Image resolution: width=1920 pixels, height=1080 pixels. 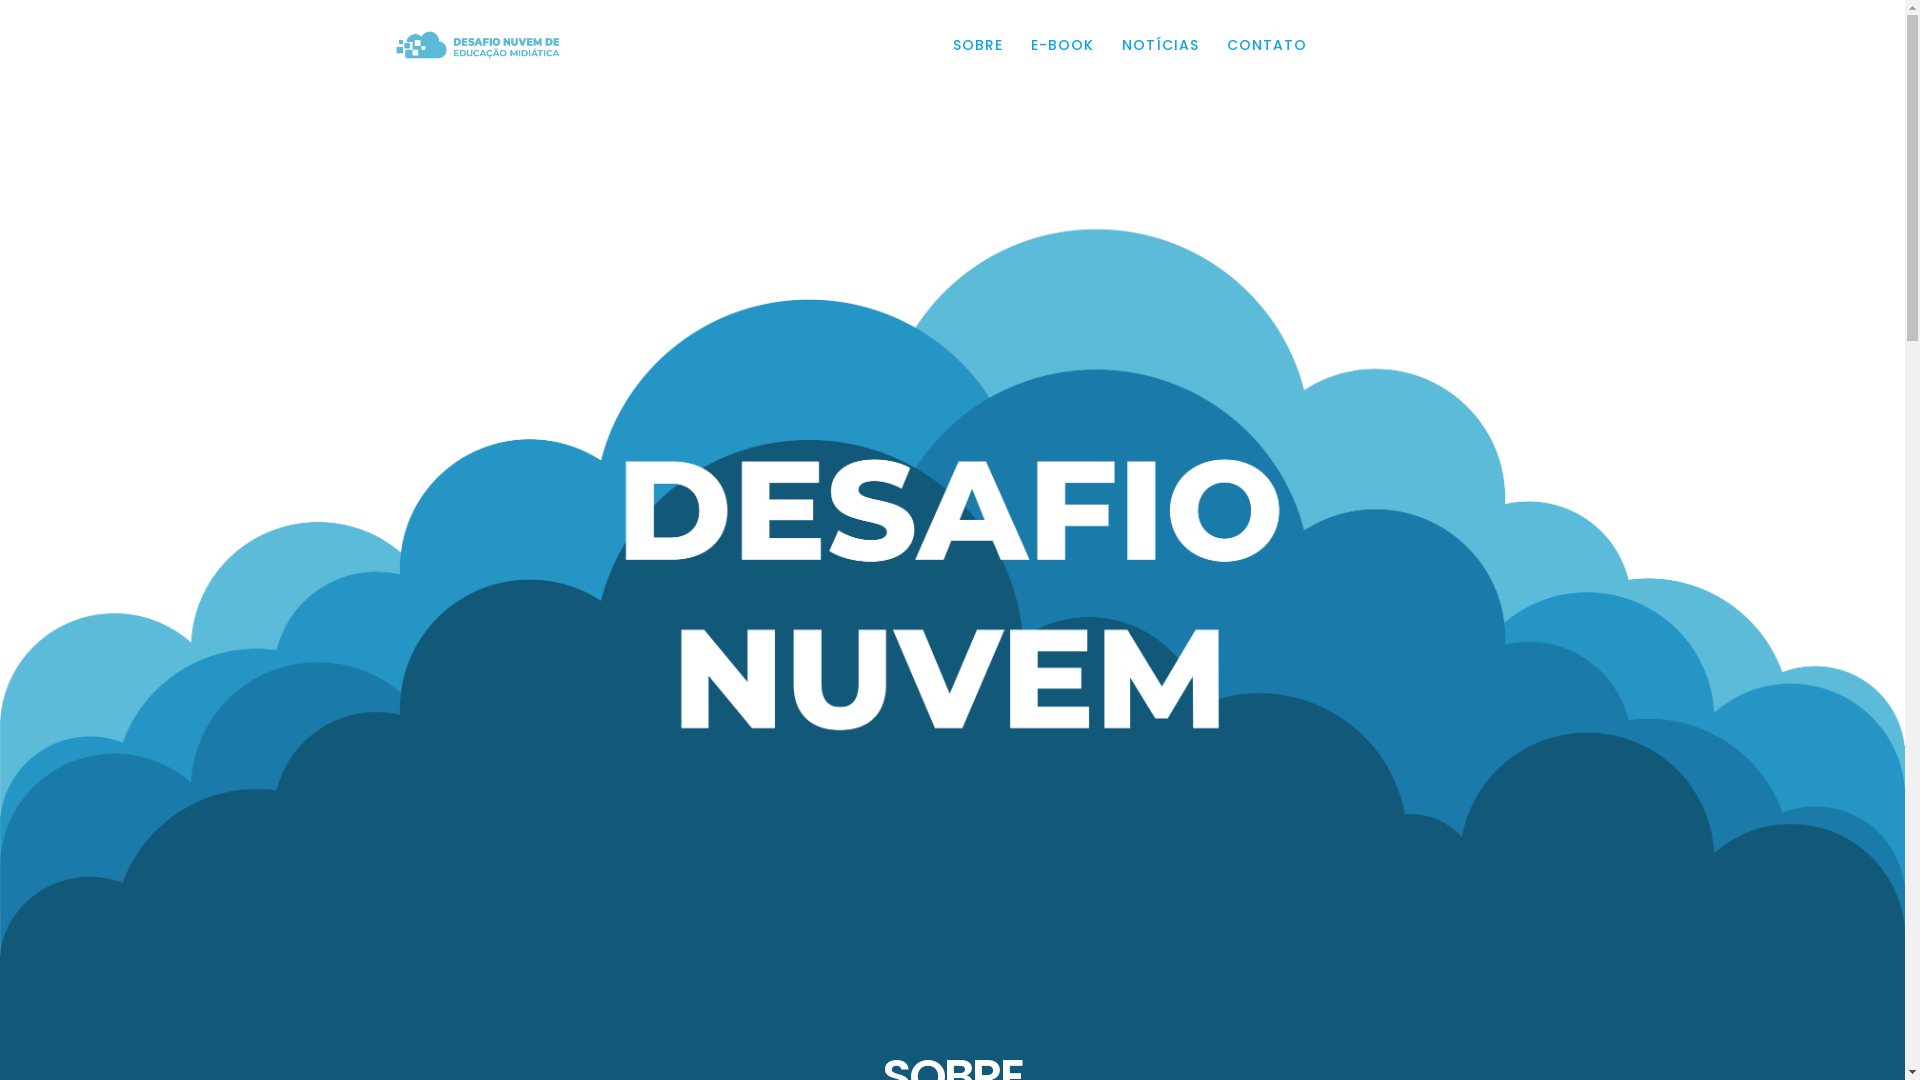 What do you see at coordinates (977, 45) in the screenshot?
I see `'SOBRE'` at bounding box center [977, 45].